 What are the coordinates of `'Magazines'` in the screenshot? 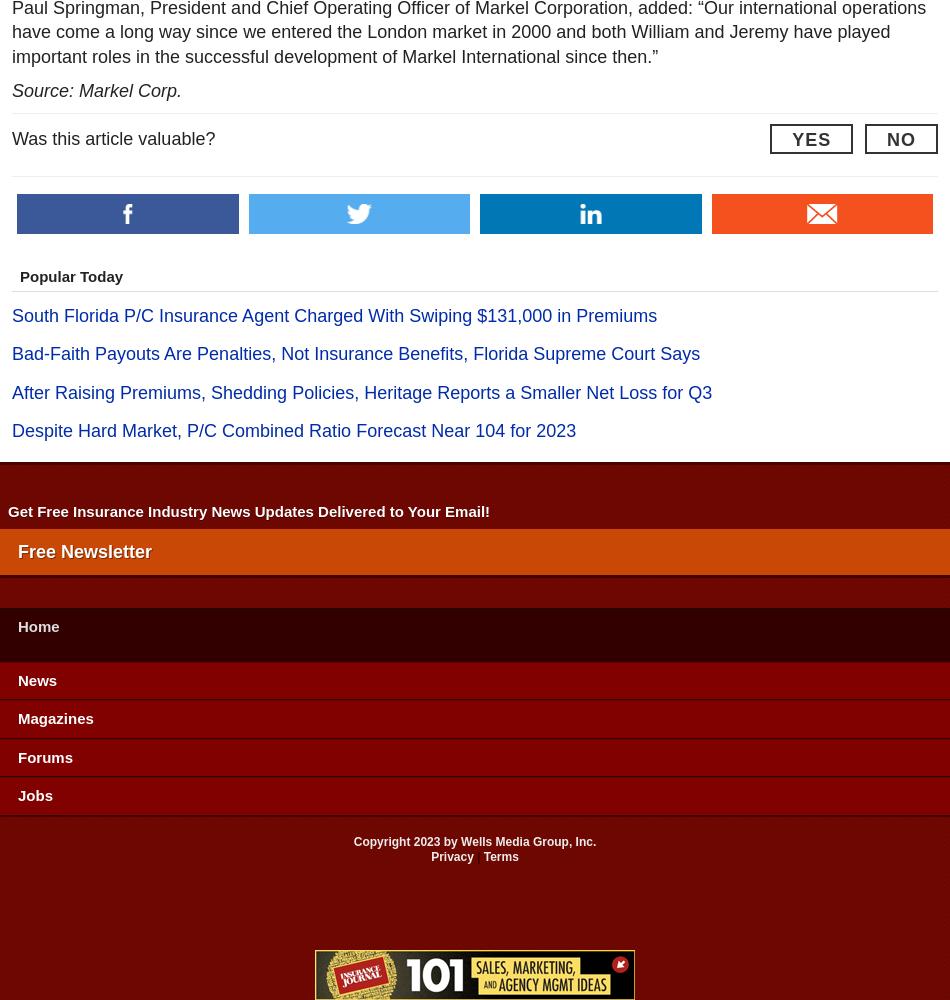 It's located at (55, 717).